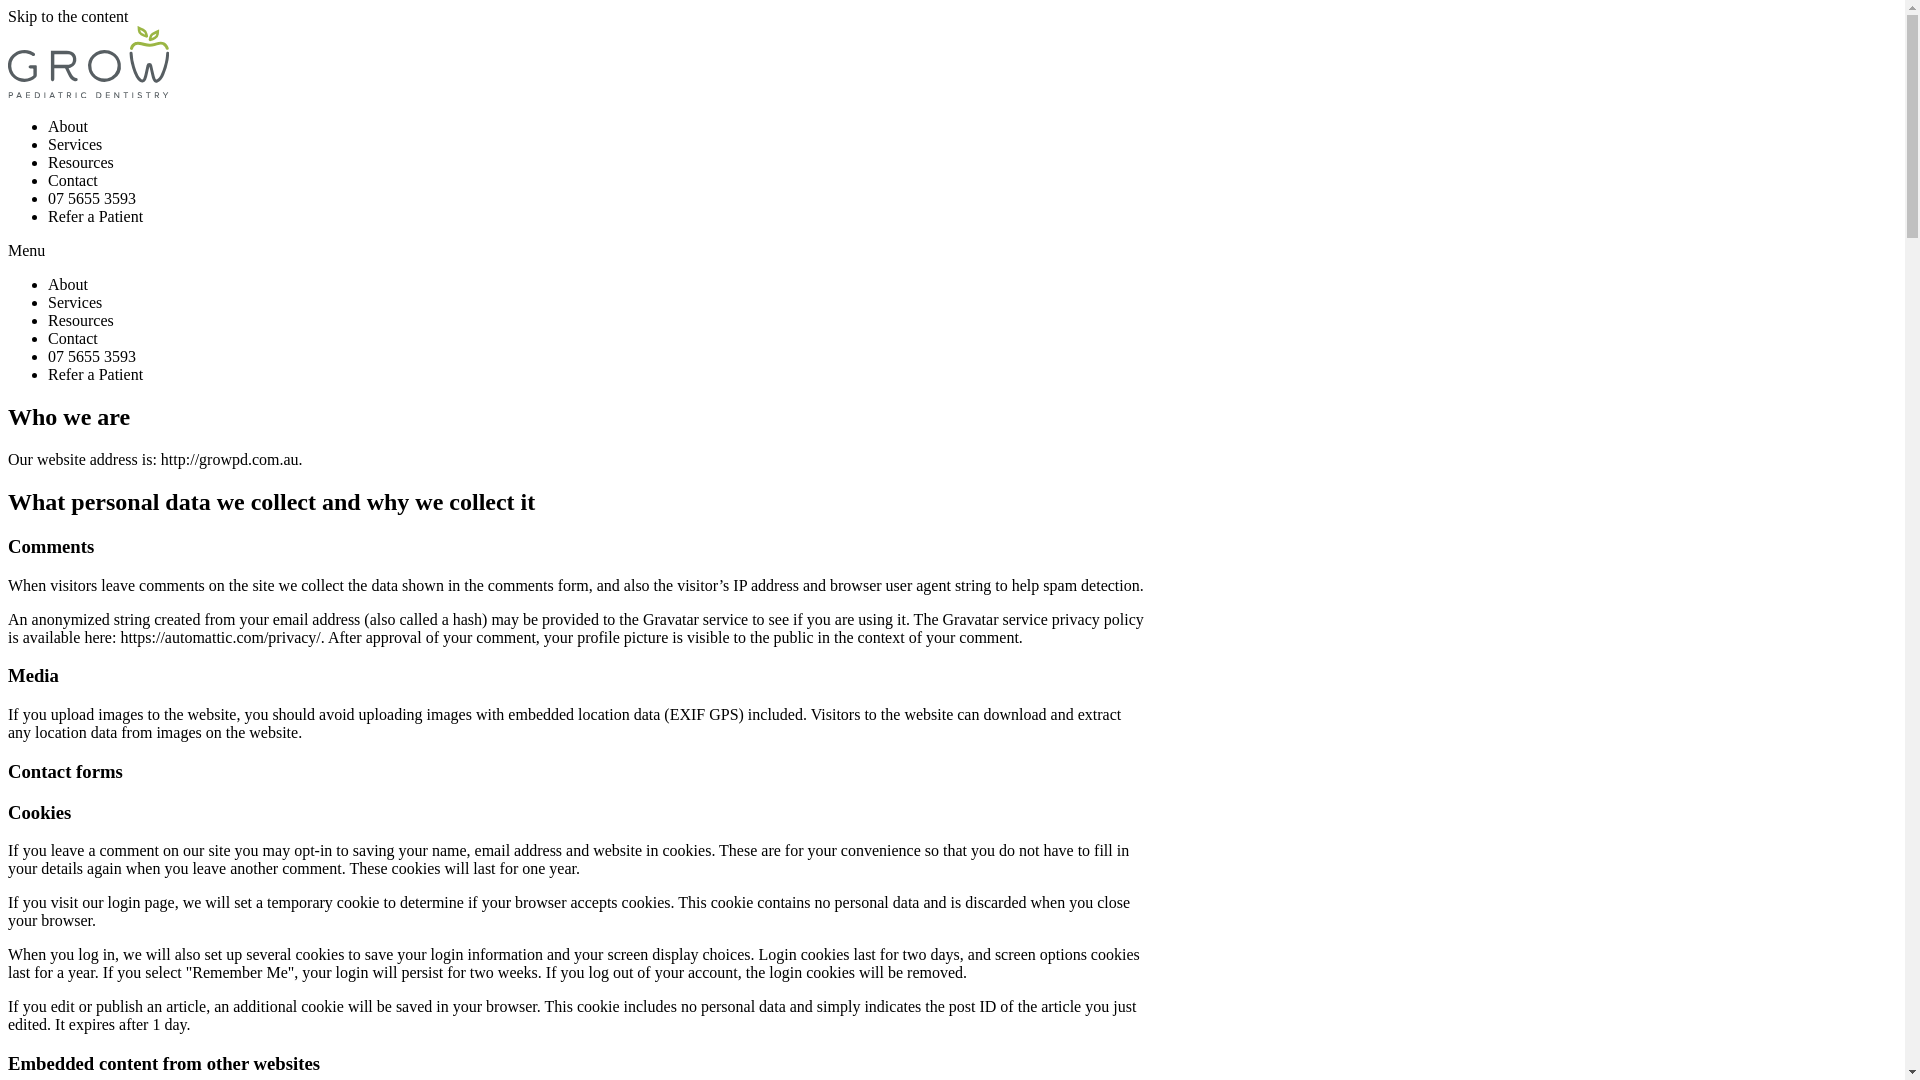 The height and width of the screenshot is (1080, 1920). Describe the element at coordinates (80, 319) in the screenshot. I see `'Resources'` at that location.